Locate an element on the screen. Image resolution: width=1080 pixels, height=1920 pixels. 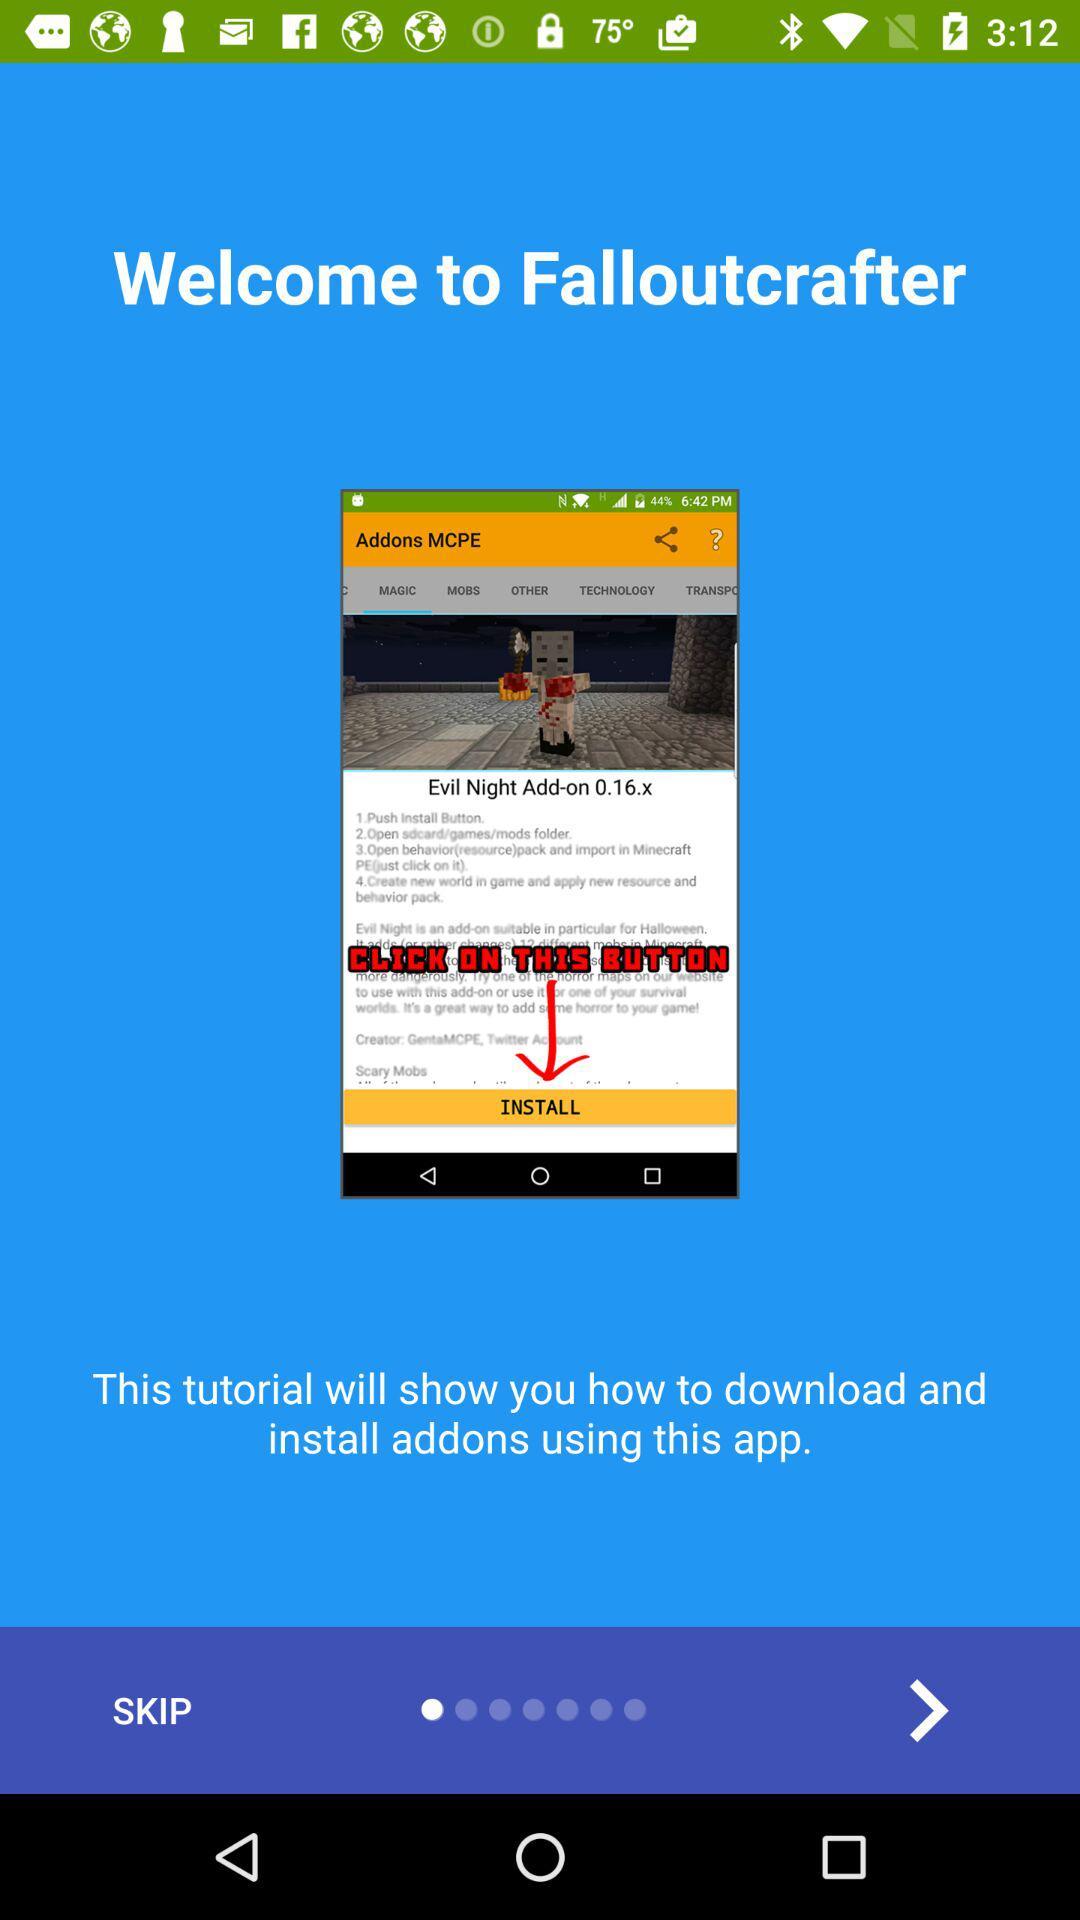
skip item is located at coordinates (151, 1709).